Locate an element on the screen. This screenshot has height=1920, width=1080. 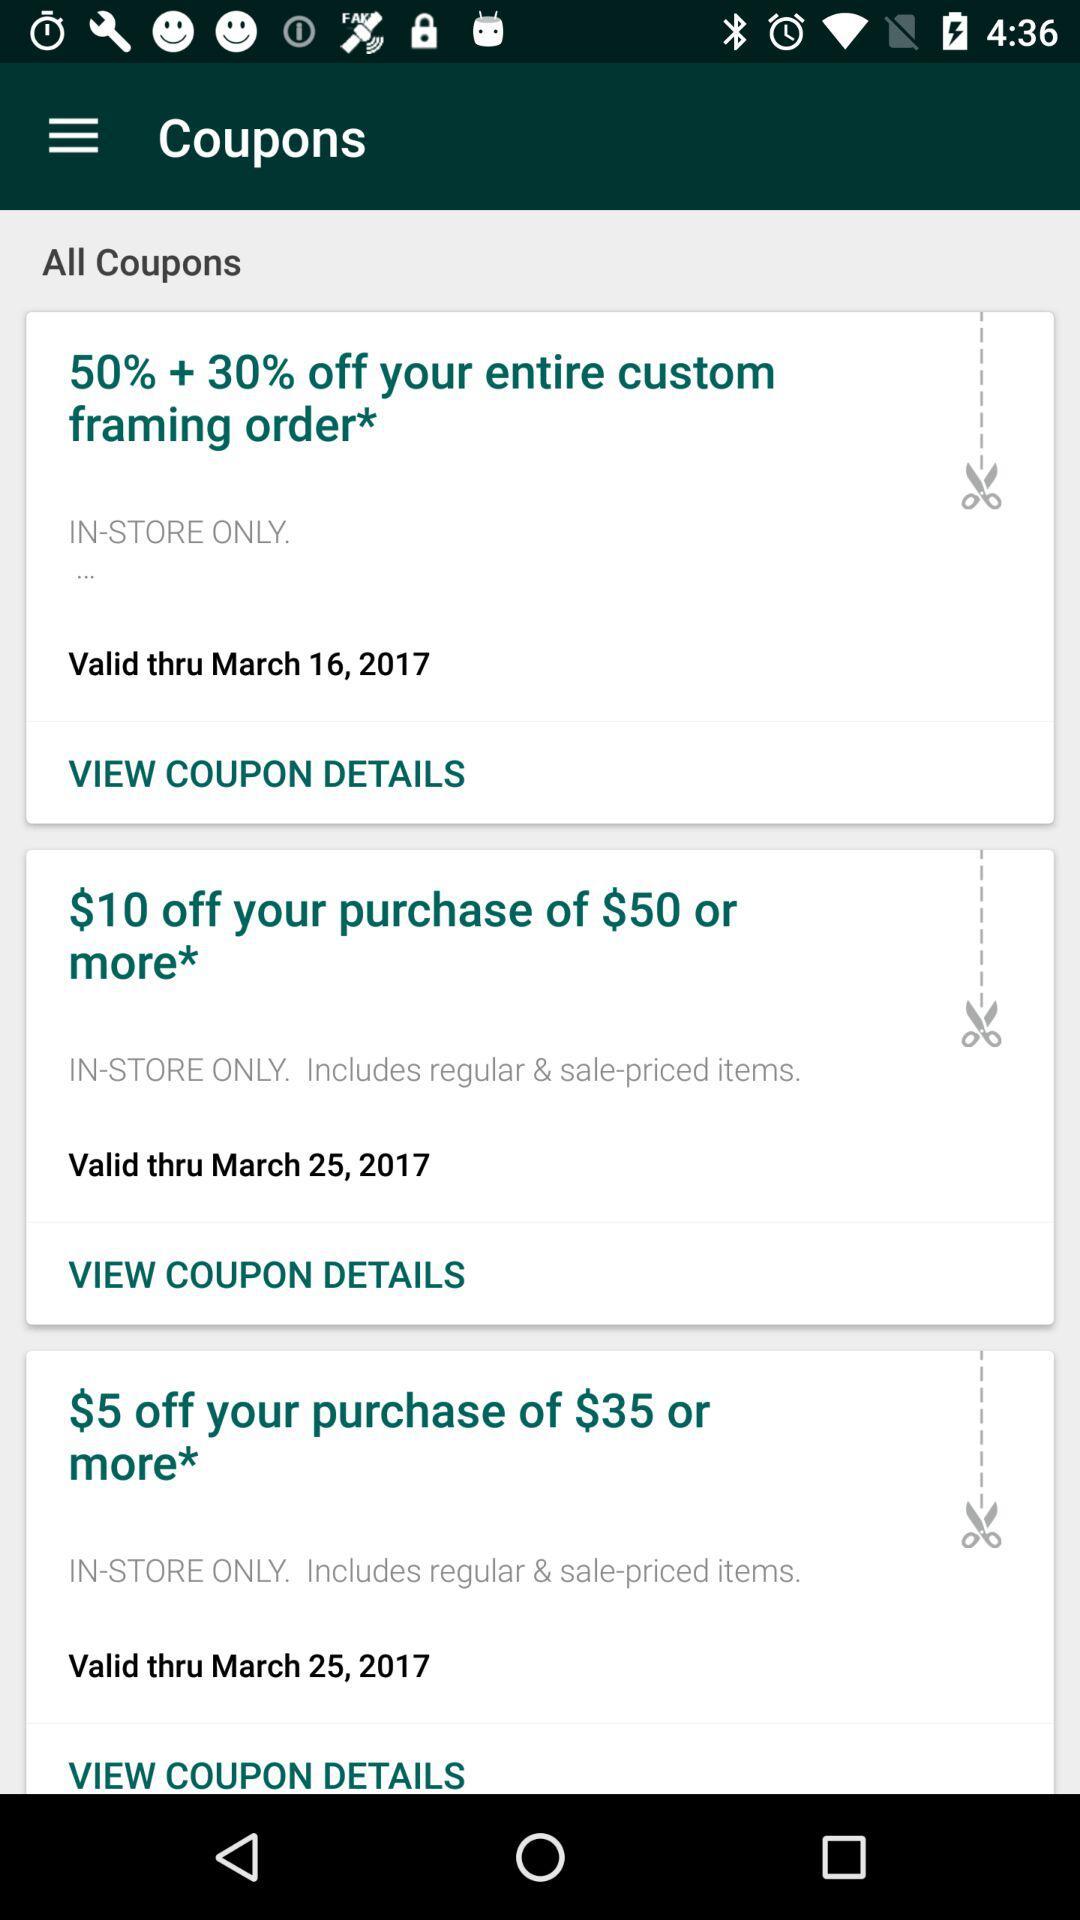
icon next to the coupons icon is located at coordinates (72, 135).